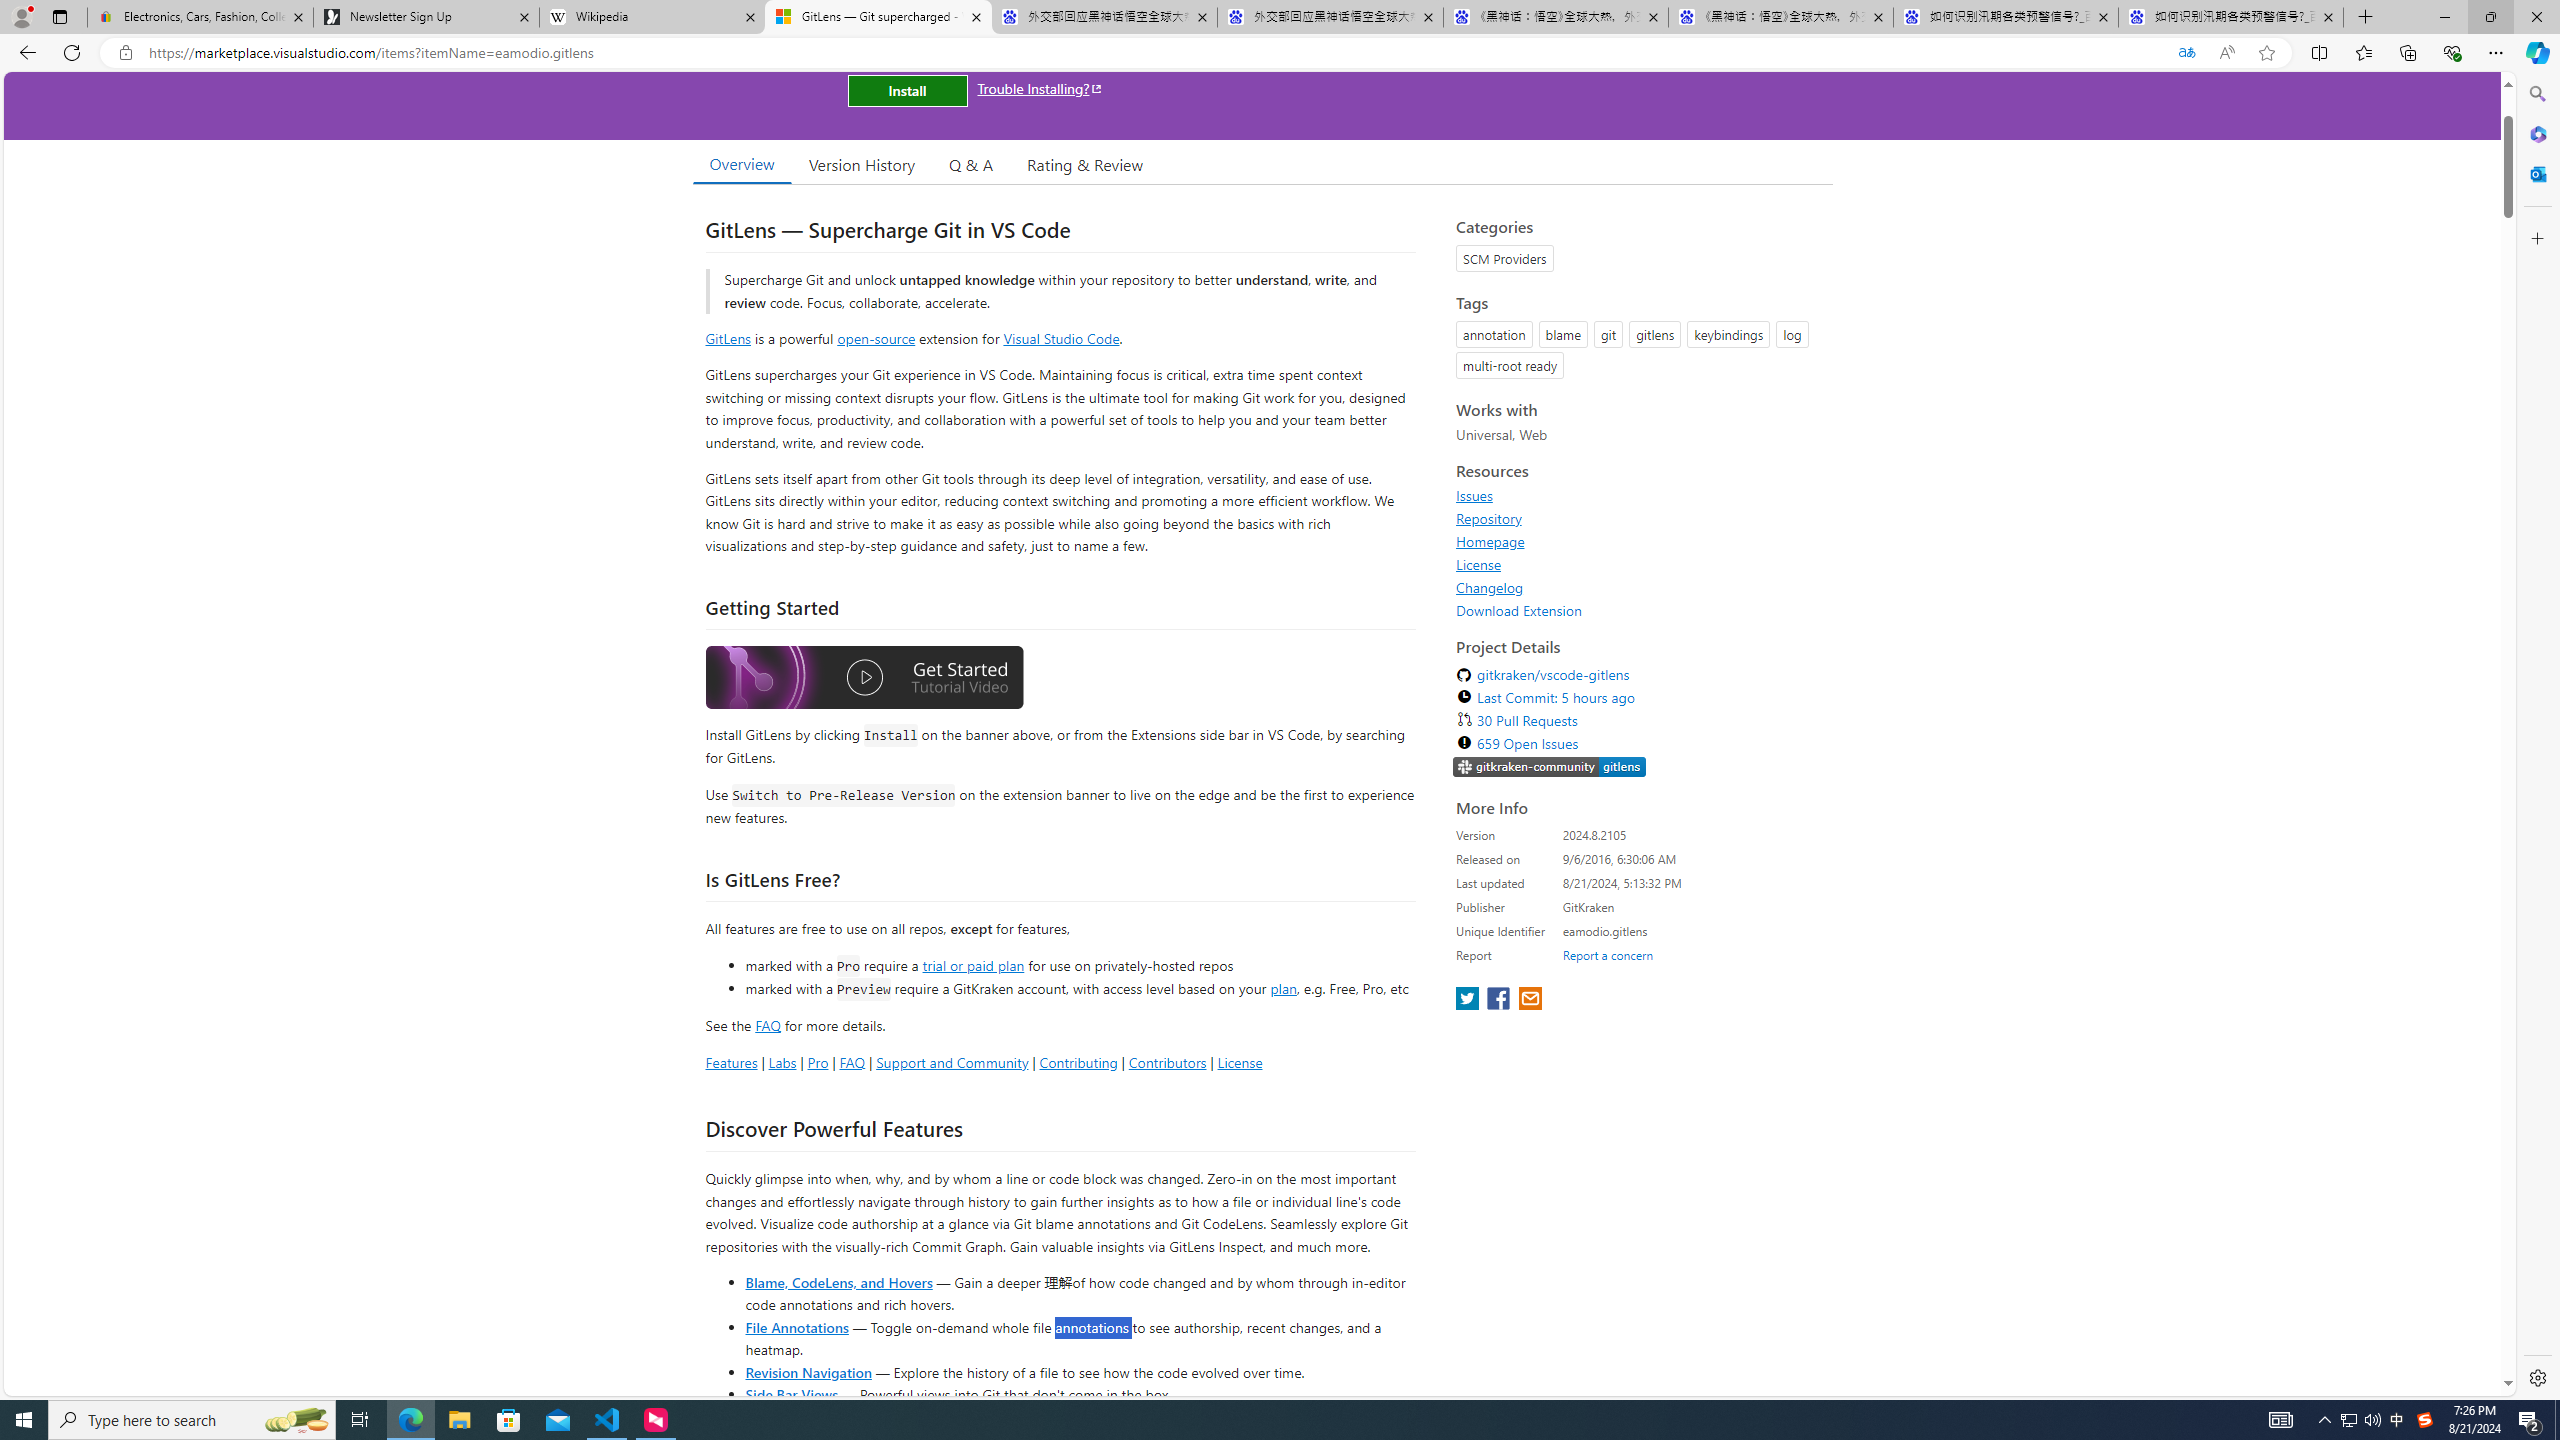  I want to click on 'Side Bar Views', so click(790, 1393).